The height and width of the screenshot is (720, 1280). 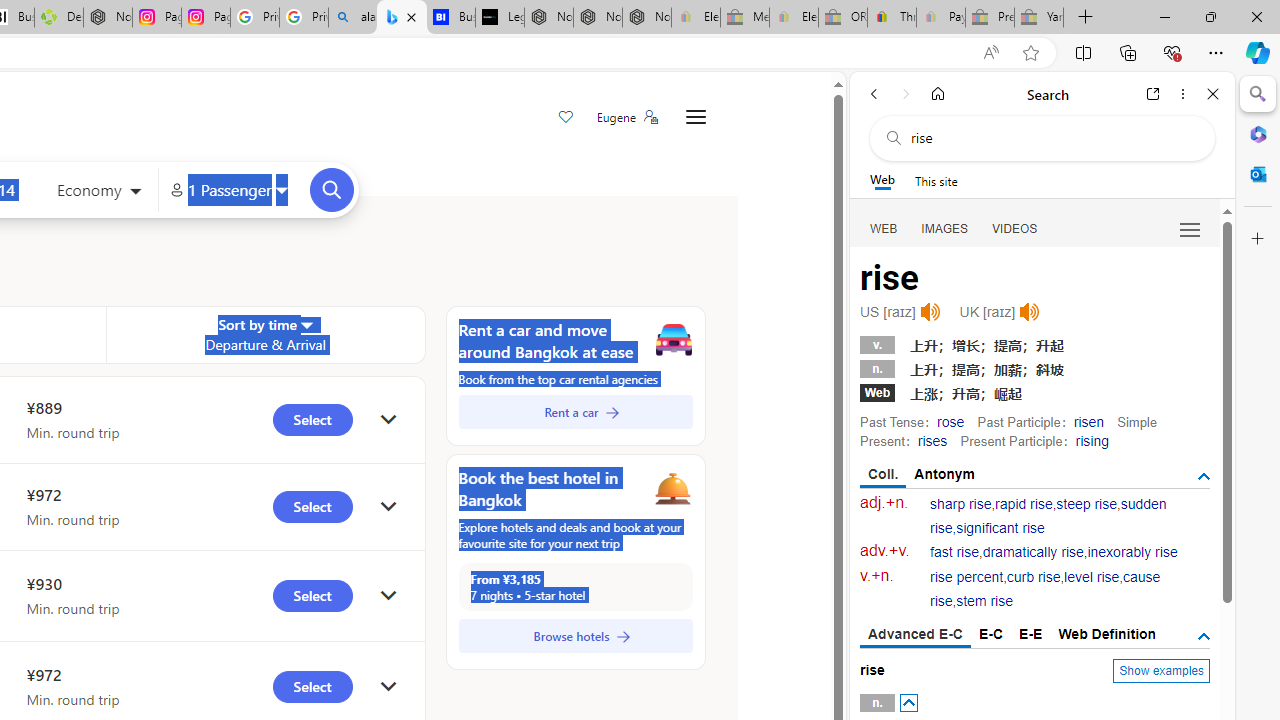 I want to click on 'fast rise', so click(x=954, y=552).